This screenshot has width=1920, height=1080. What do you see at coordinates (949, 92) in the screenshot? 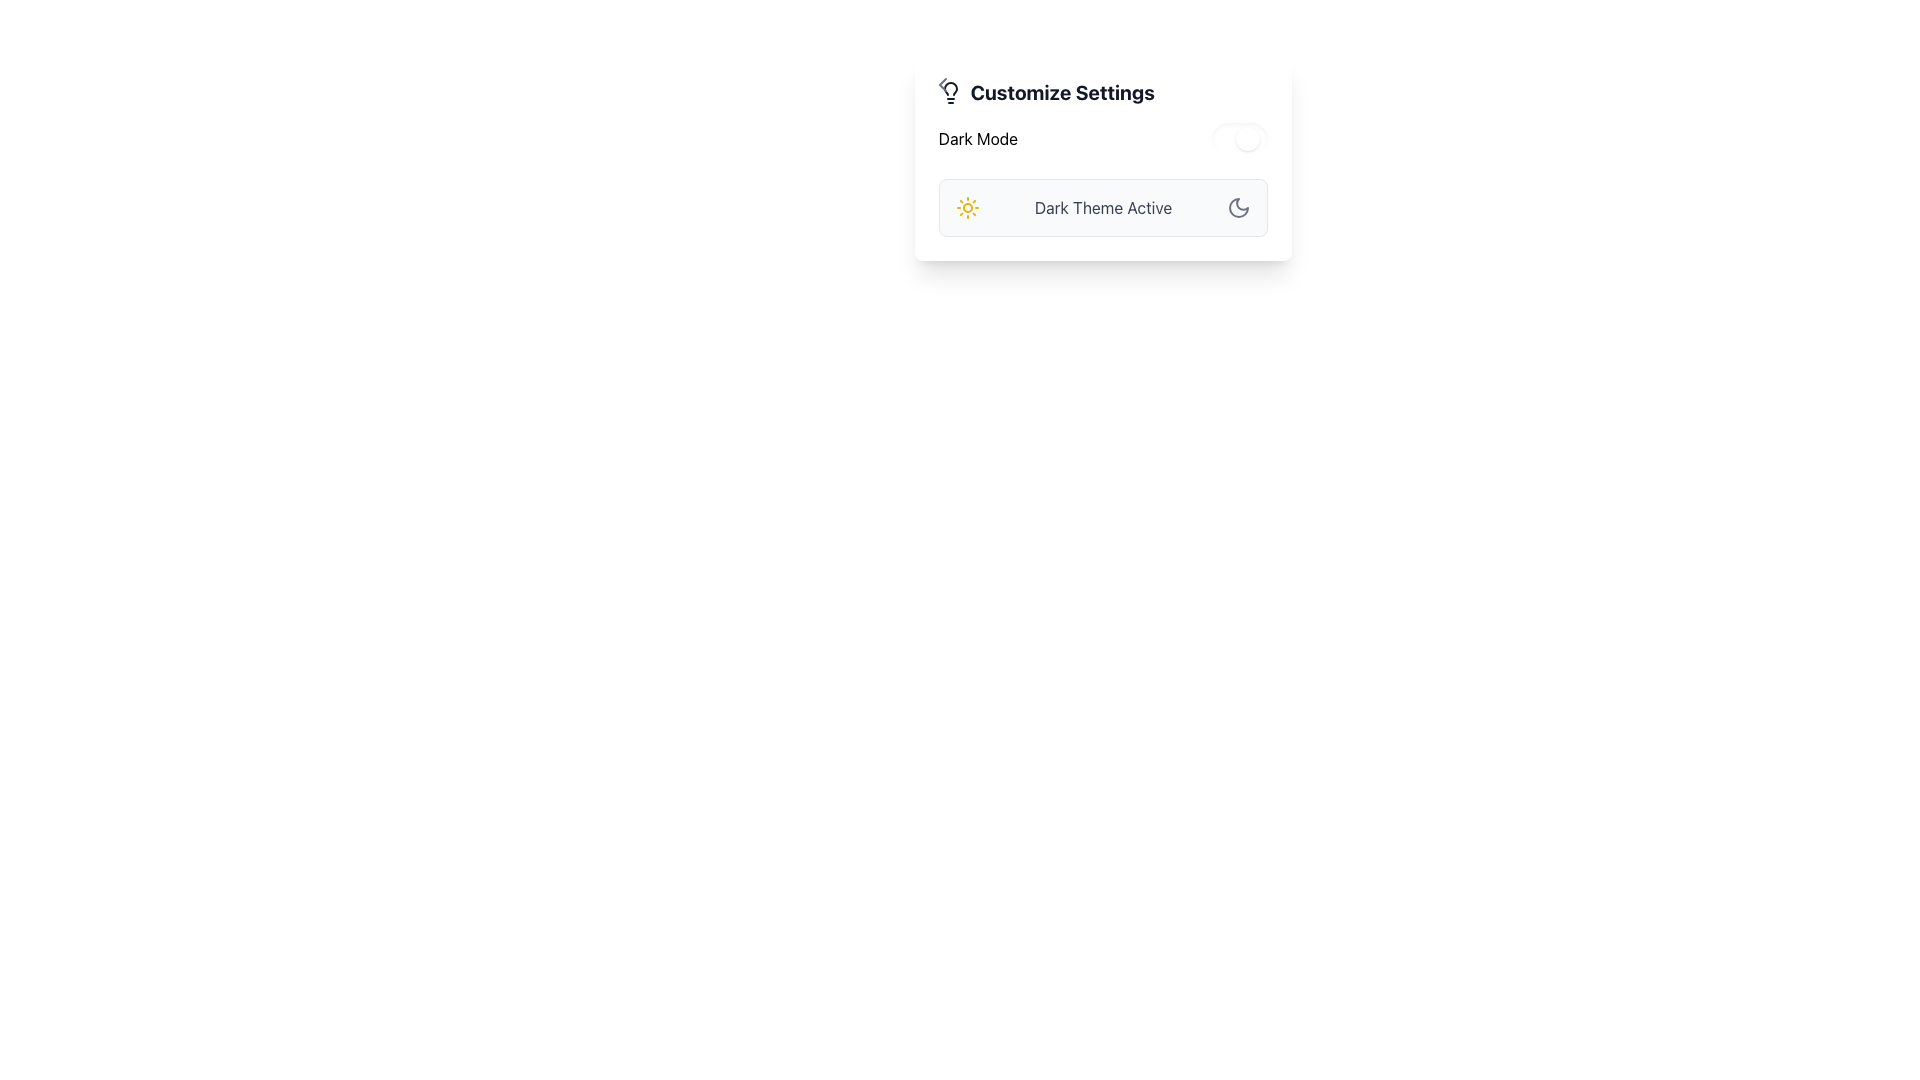
I see `the minimalist black light bulb icon located to the left of the 'Customize Settings' text in the header section` at bounding box center [949, 92].